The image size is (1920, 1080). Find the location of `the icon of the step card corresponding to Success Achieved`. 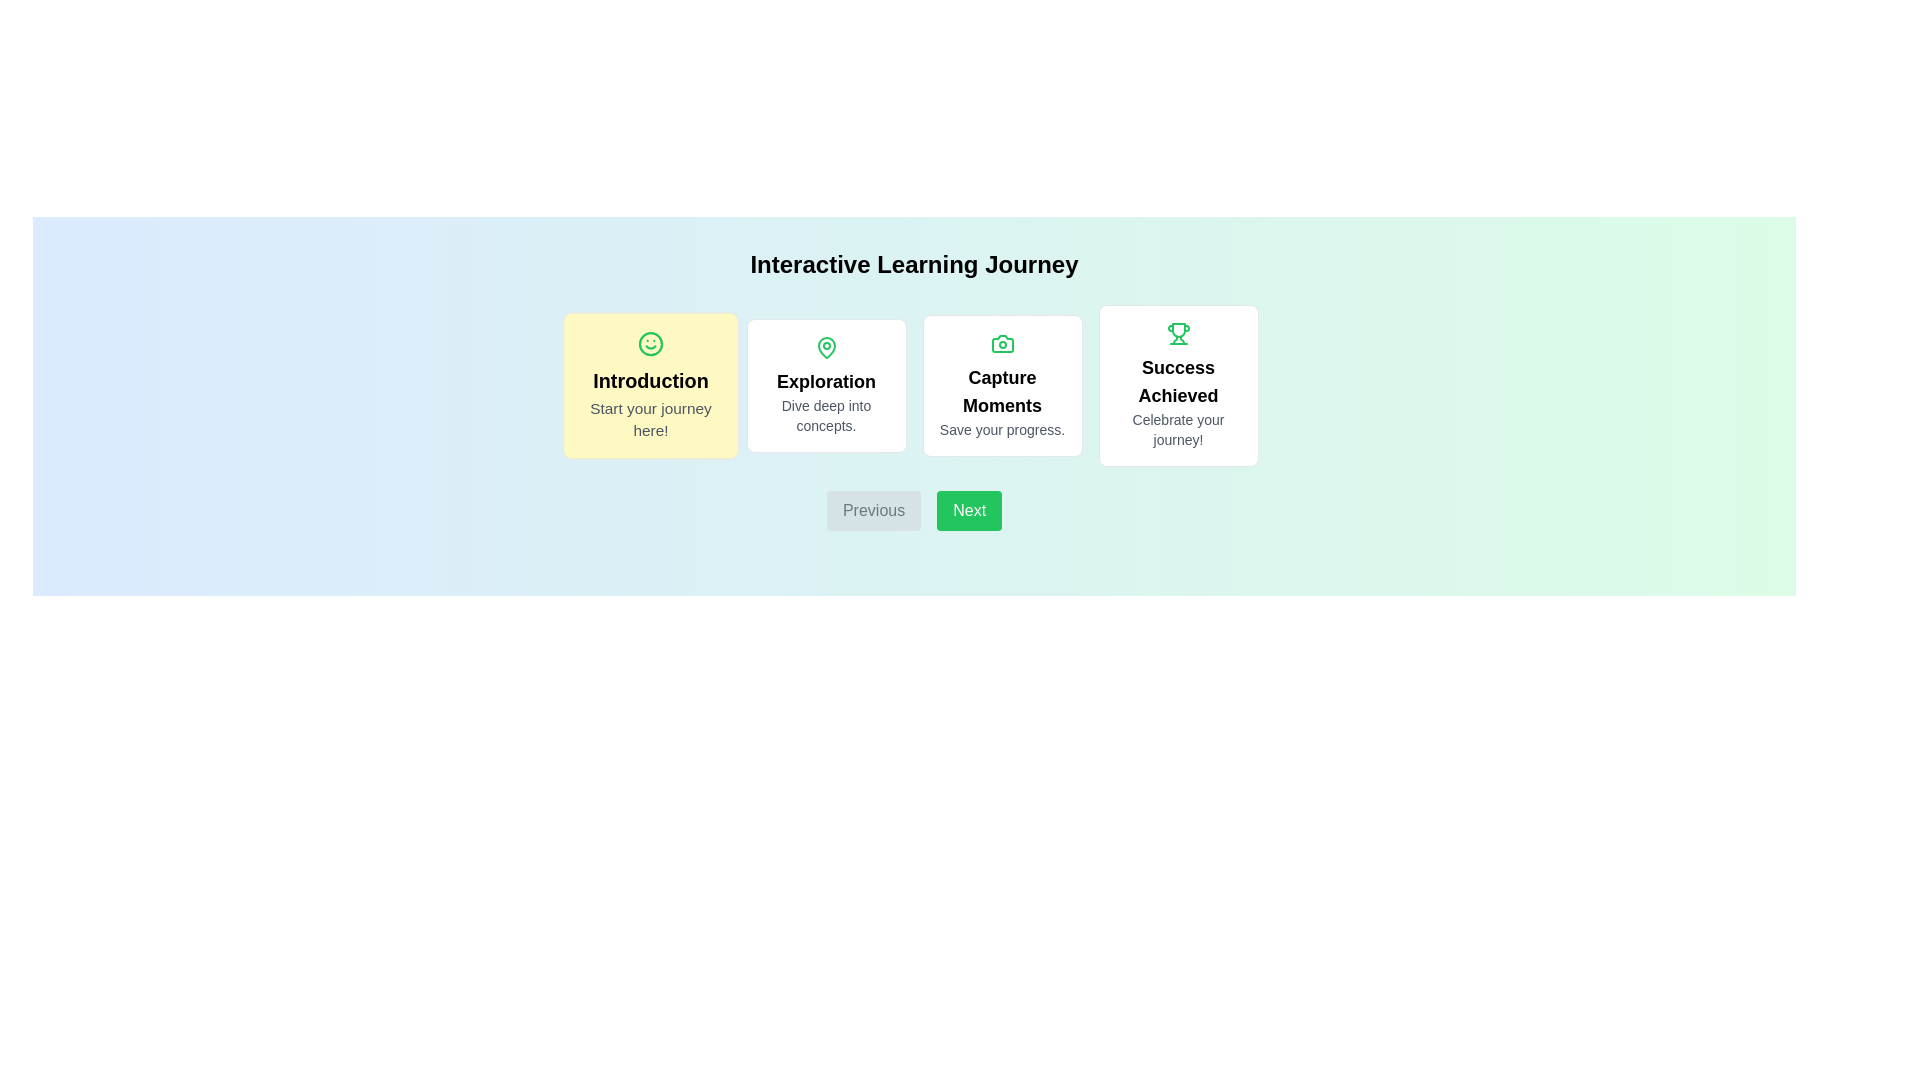

the icon of the step card corresponding to Success Achieved is located at coordinates (1178, 333).